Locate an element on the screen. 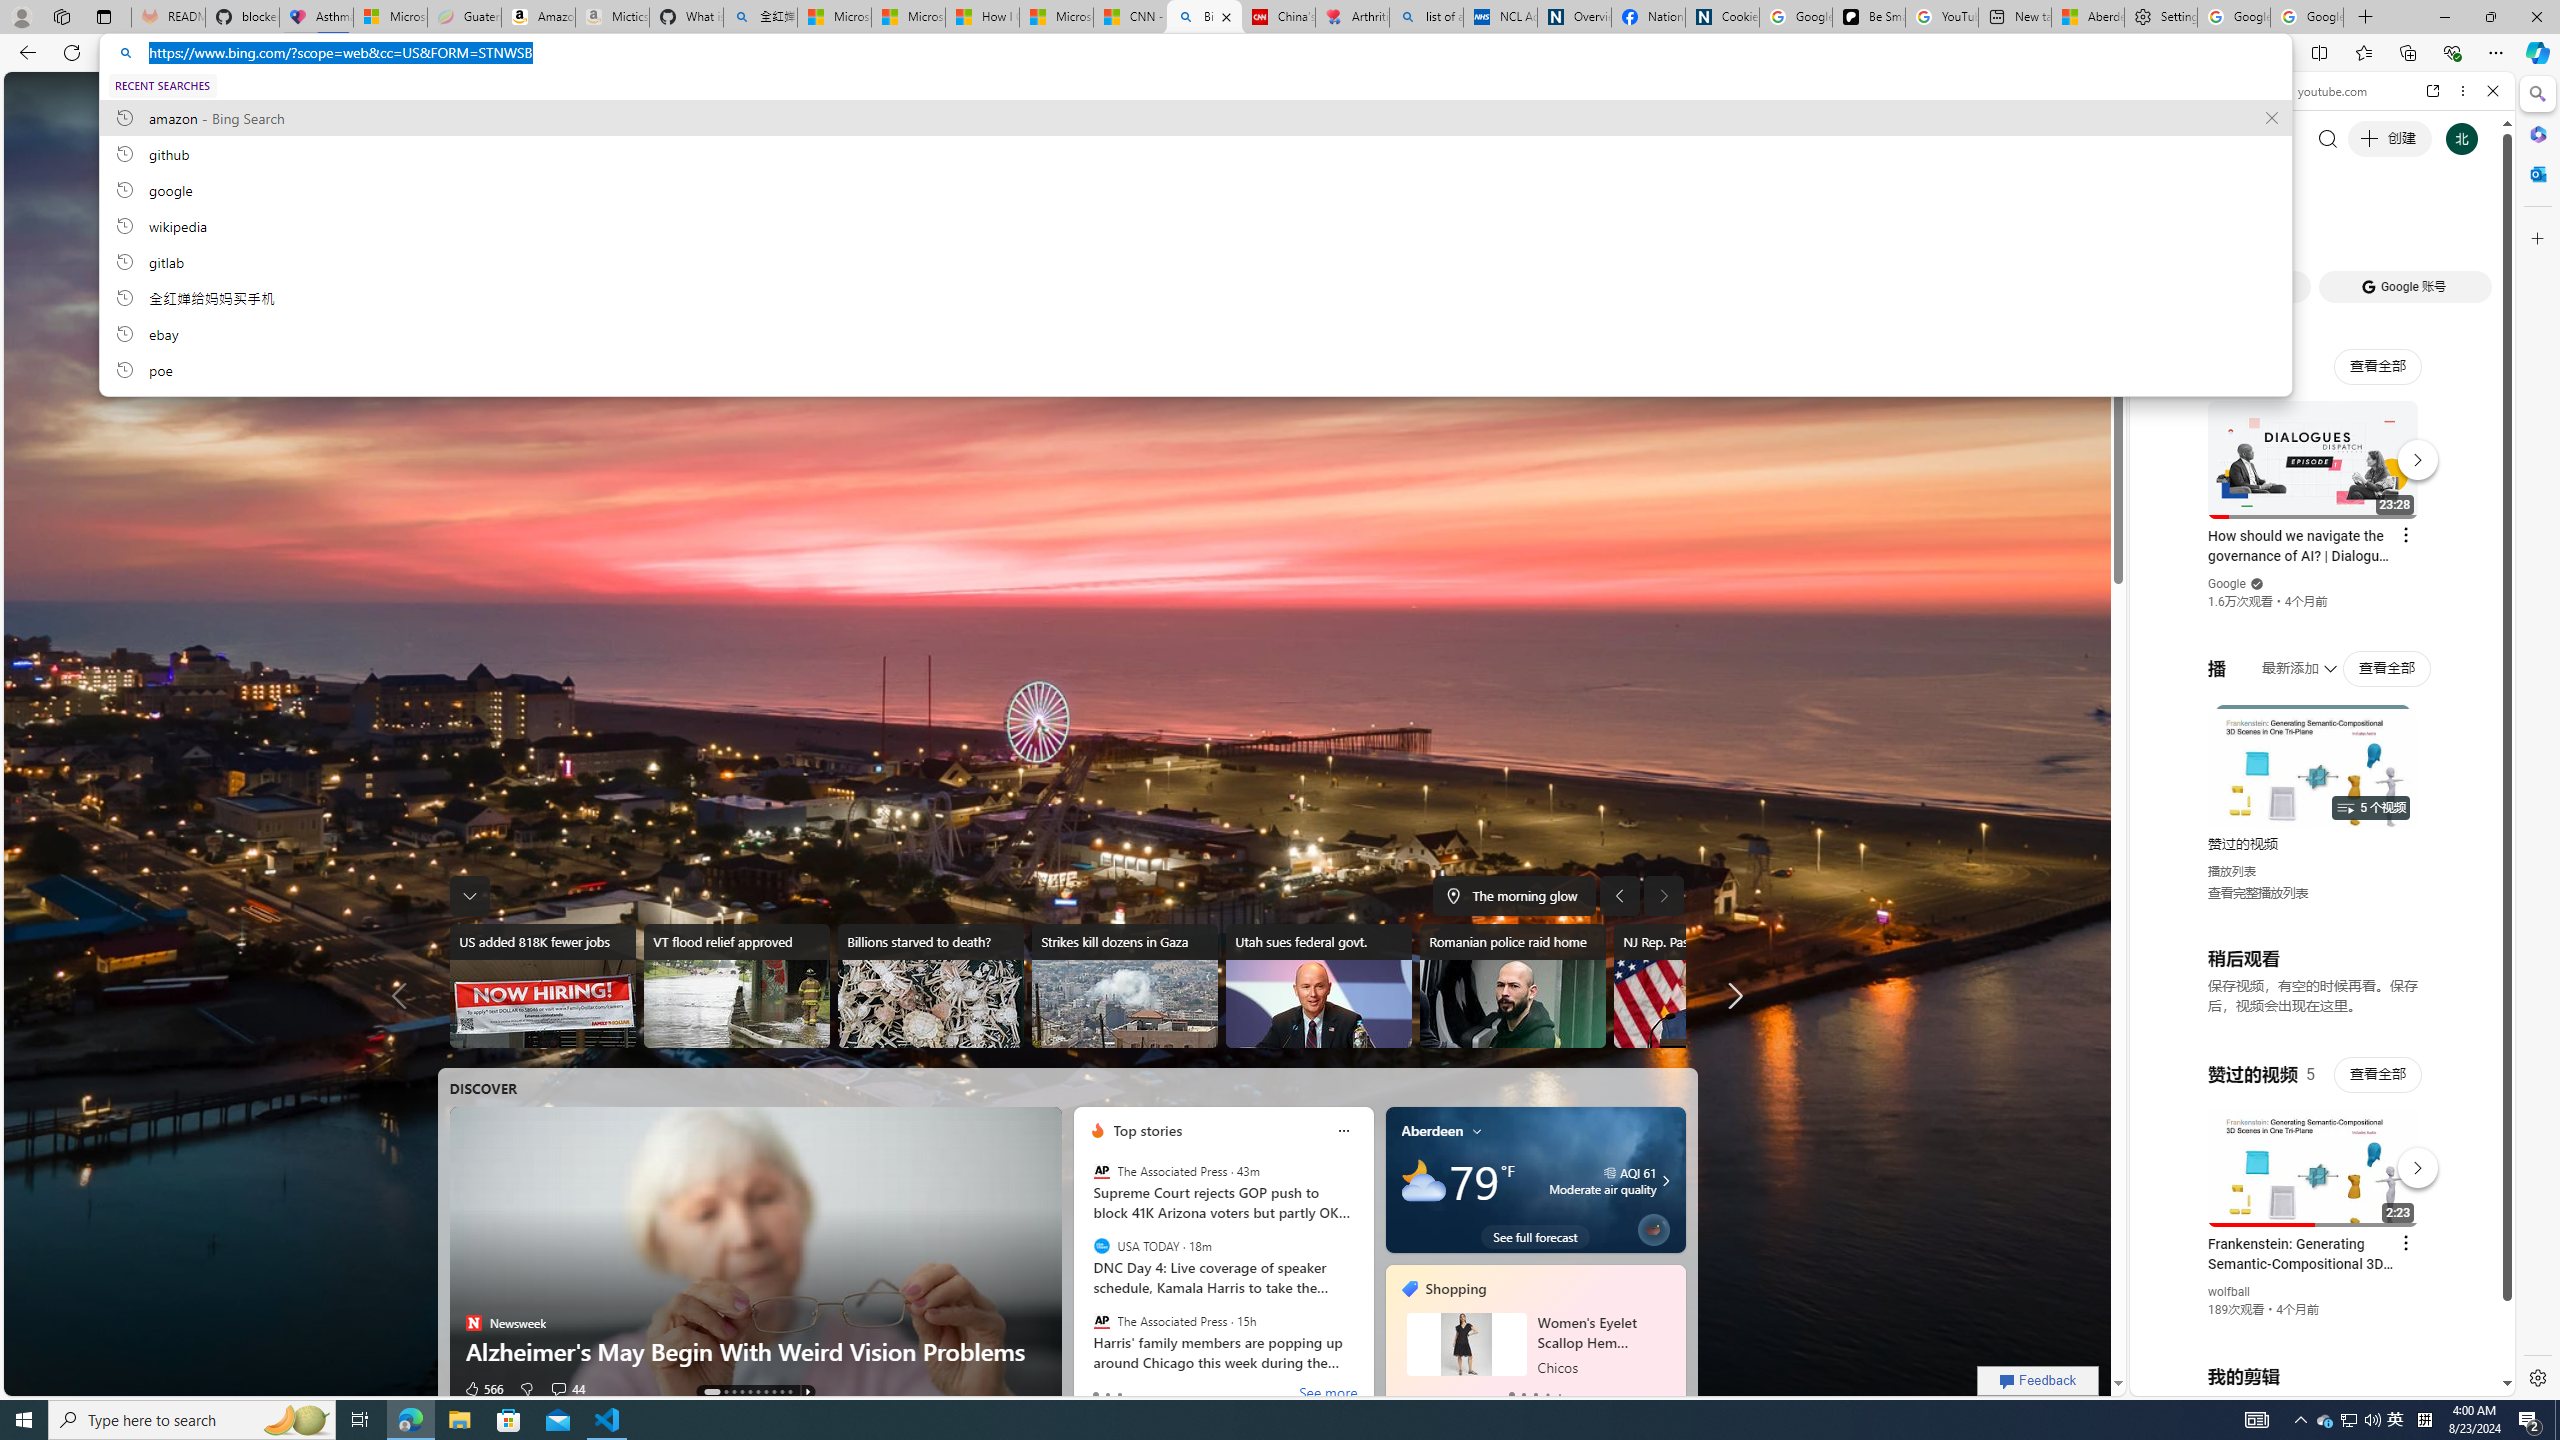  'Close Outlook pane' is located at coordinates (2535, 172).